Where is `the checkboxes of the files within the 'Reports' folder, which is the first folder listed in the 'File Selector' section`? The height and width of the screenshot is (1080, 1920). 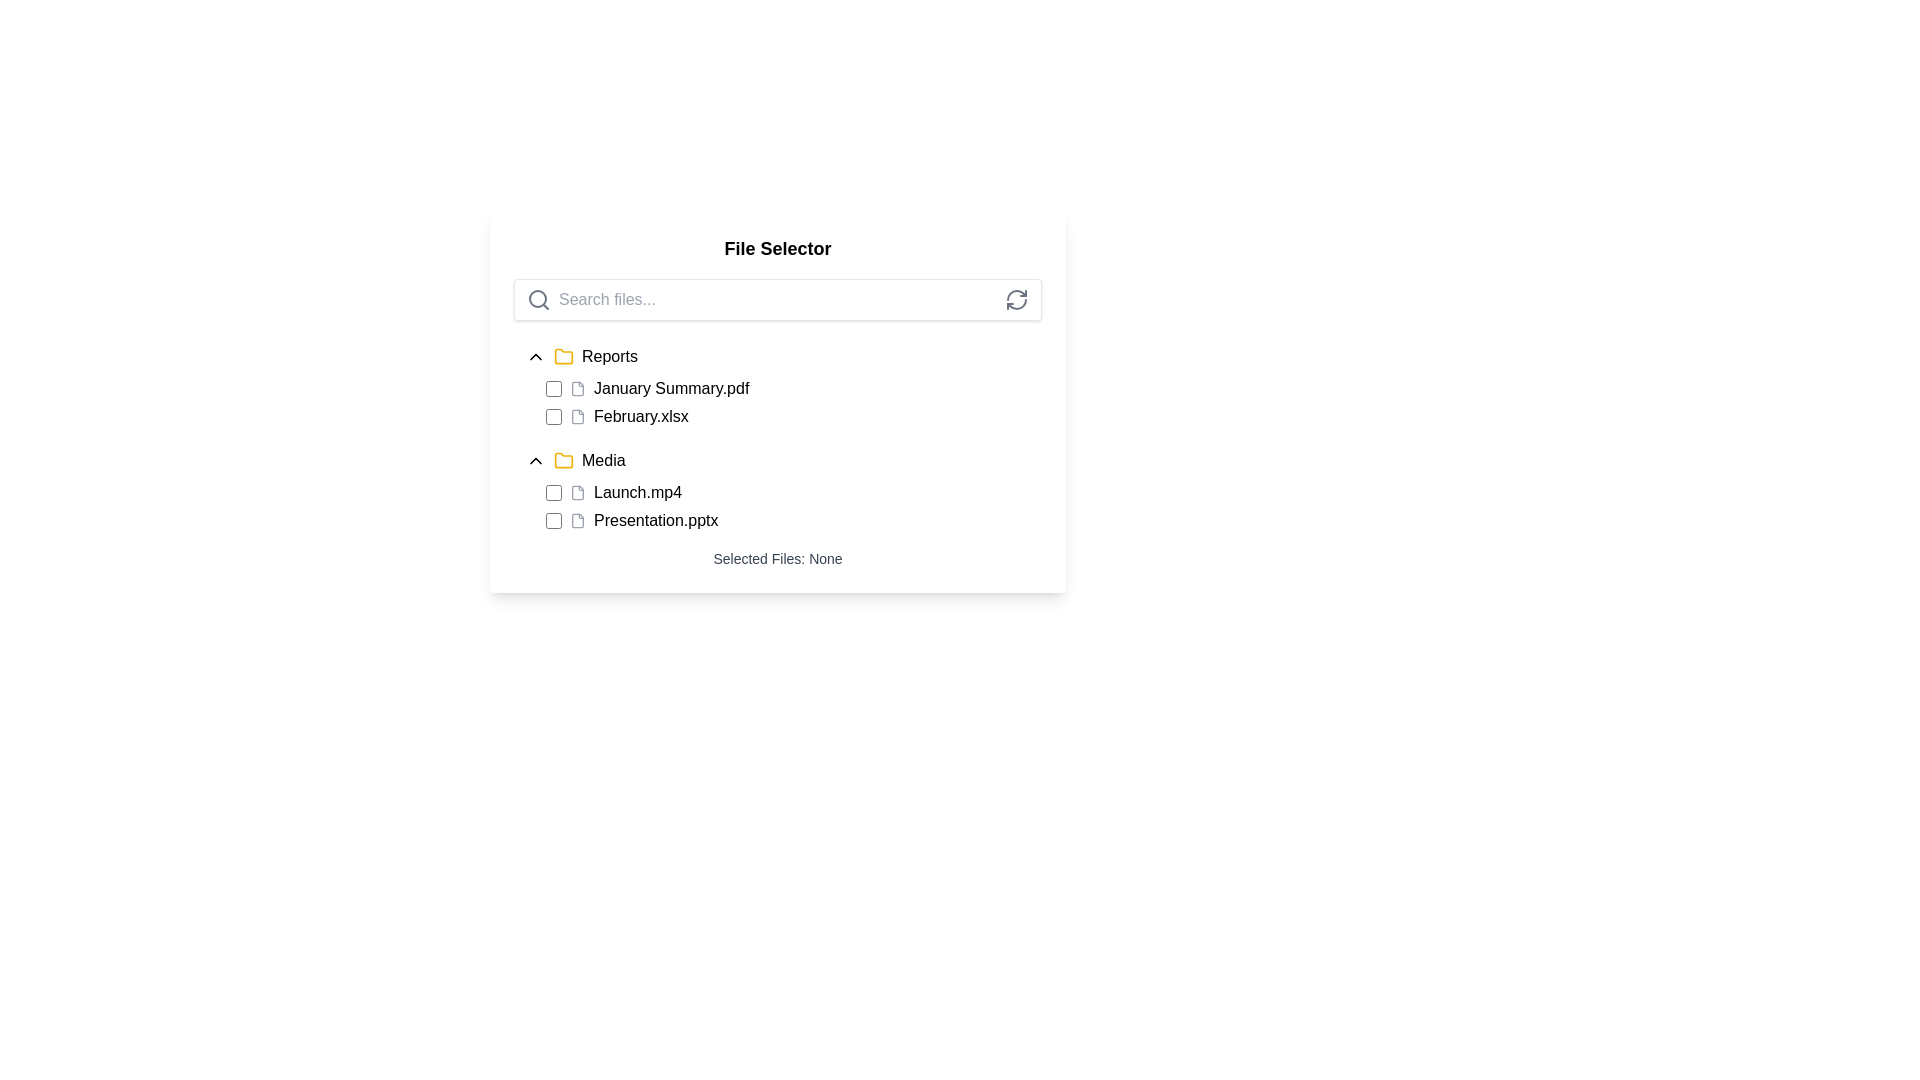 the checkboxes of the files within the 'Reports' folder, which is the first folder listed in the 'File Selector' section is located at coordinates (776, 382).